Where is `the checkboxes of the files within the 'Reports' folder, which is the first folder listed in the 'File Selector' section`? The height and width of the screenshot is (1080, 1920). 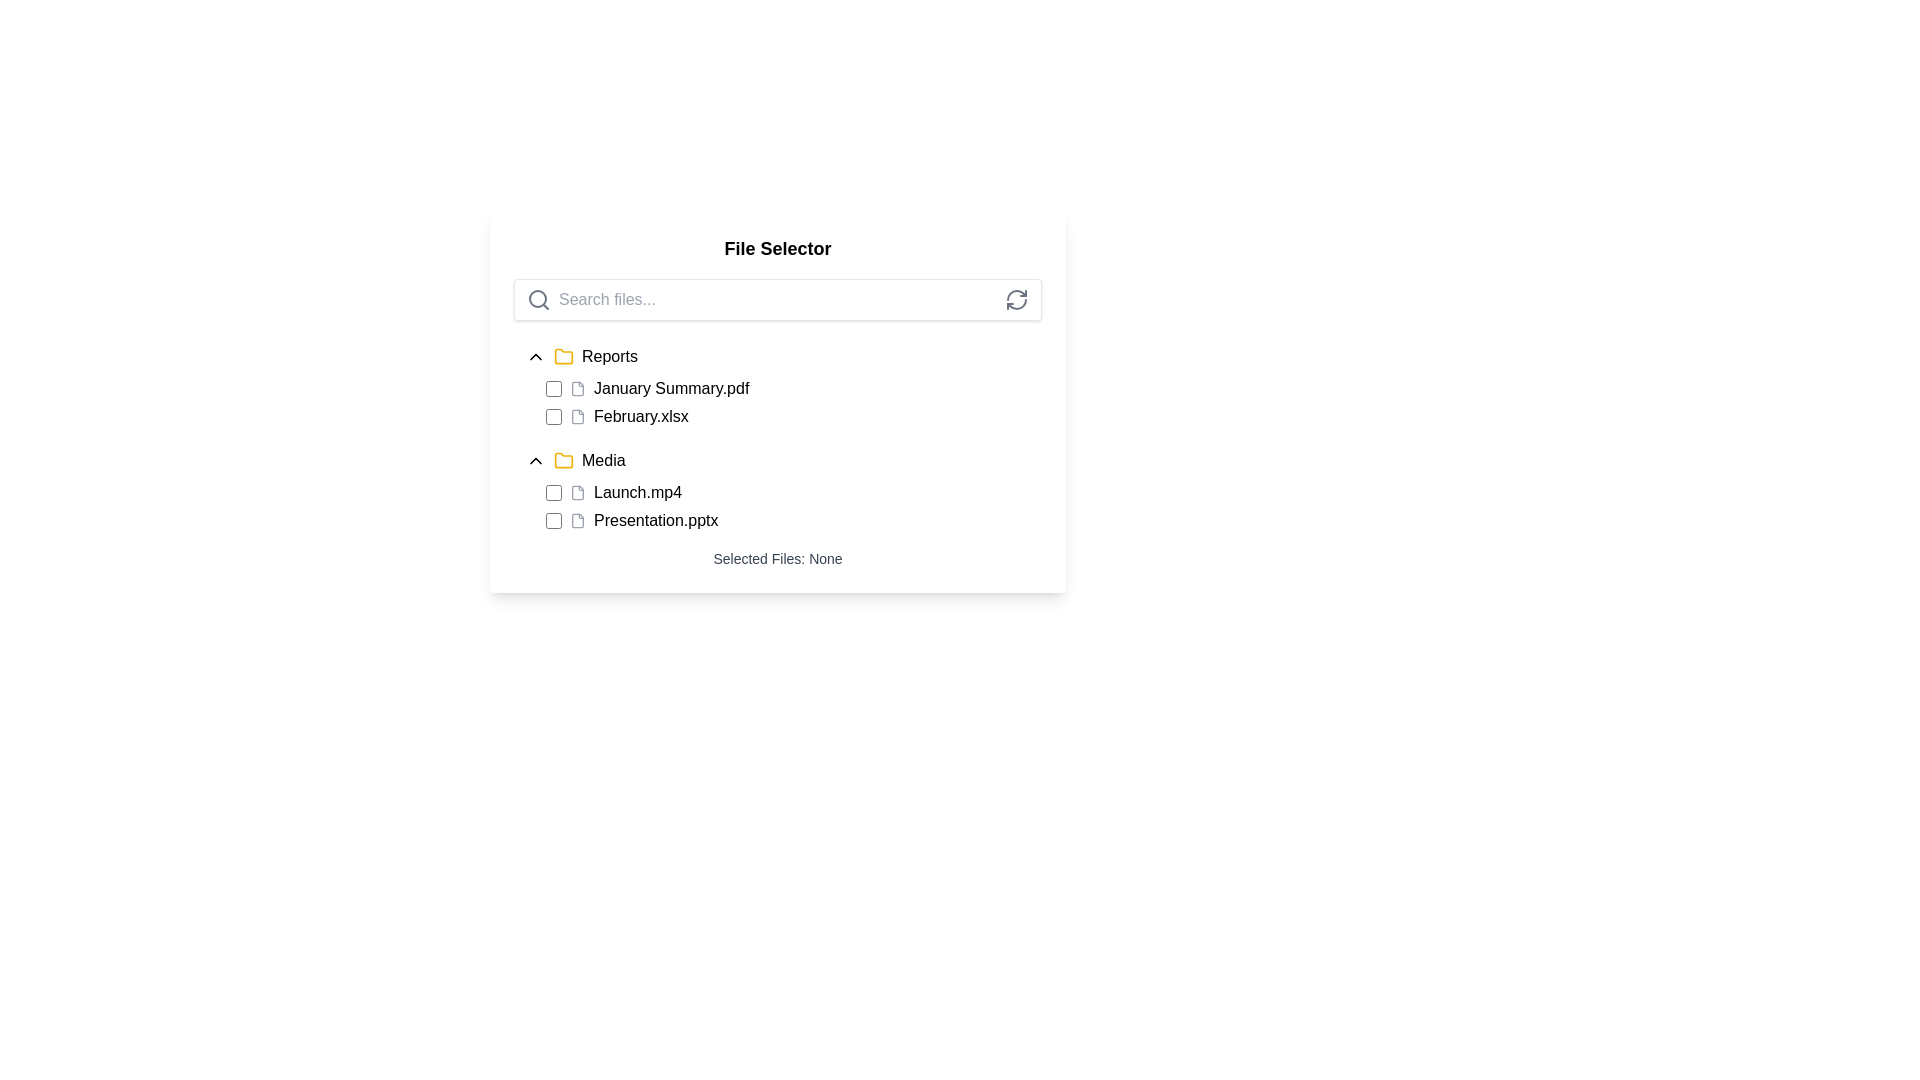 the checkboxes of the files within the 'Reports' folder, which is the first folder listed in the 'File Selector' section is located at coordinates (776, 382).